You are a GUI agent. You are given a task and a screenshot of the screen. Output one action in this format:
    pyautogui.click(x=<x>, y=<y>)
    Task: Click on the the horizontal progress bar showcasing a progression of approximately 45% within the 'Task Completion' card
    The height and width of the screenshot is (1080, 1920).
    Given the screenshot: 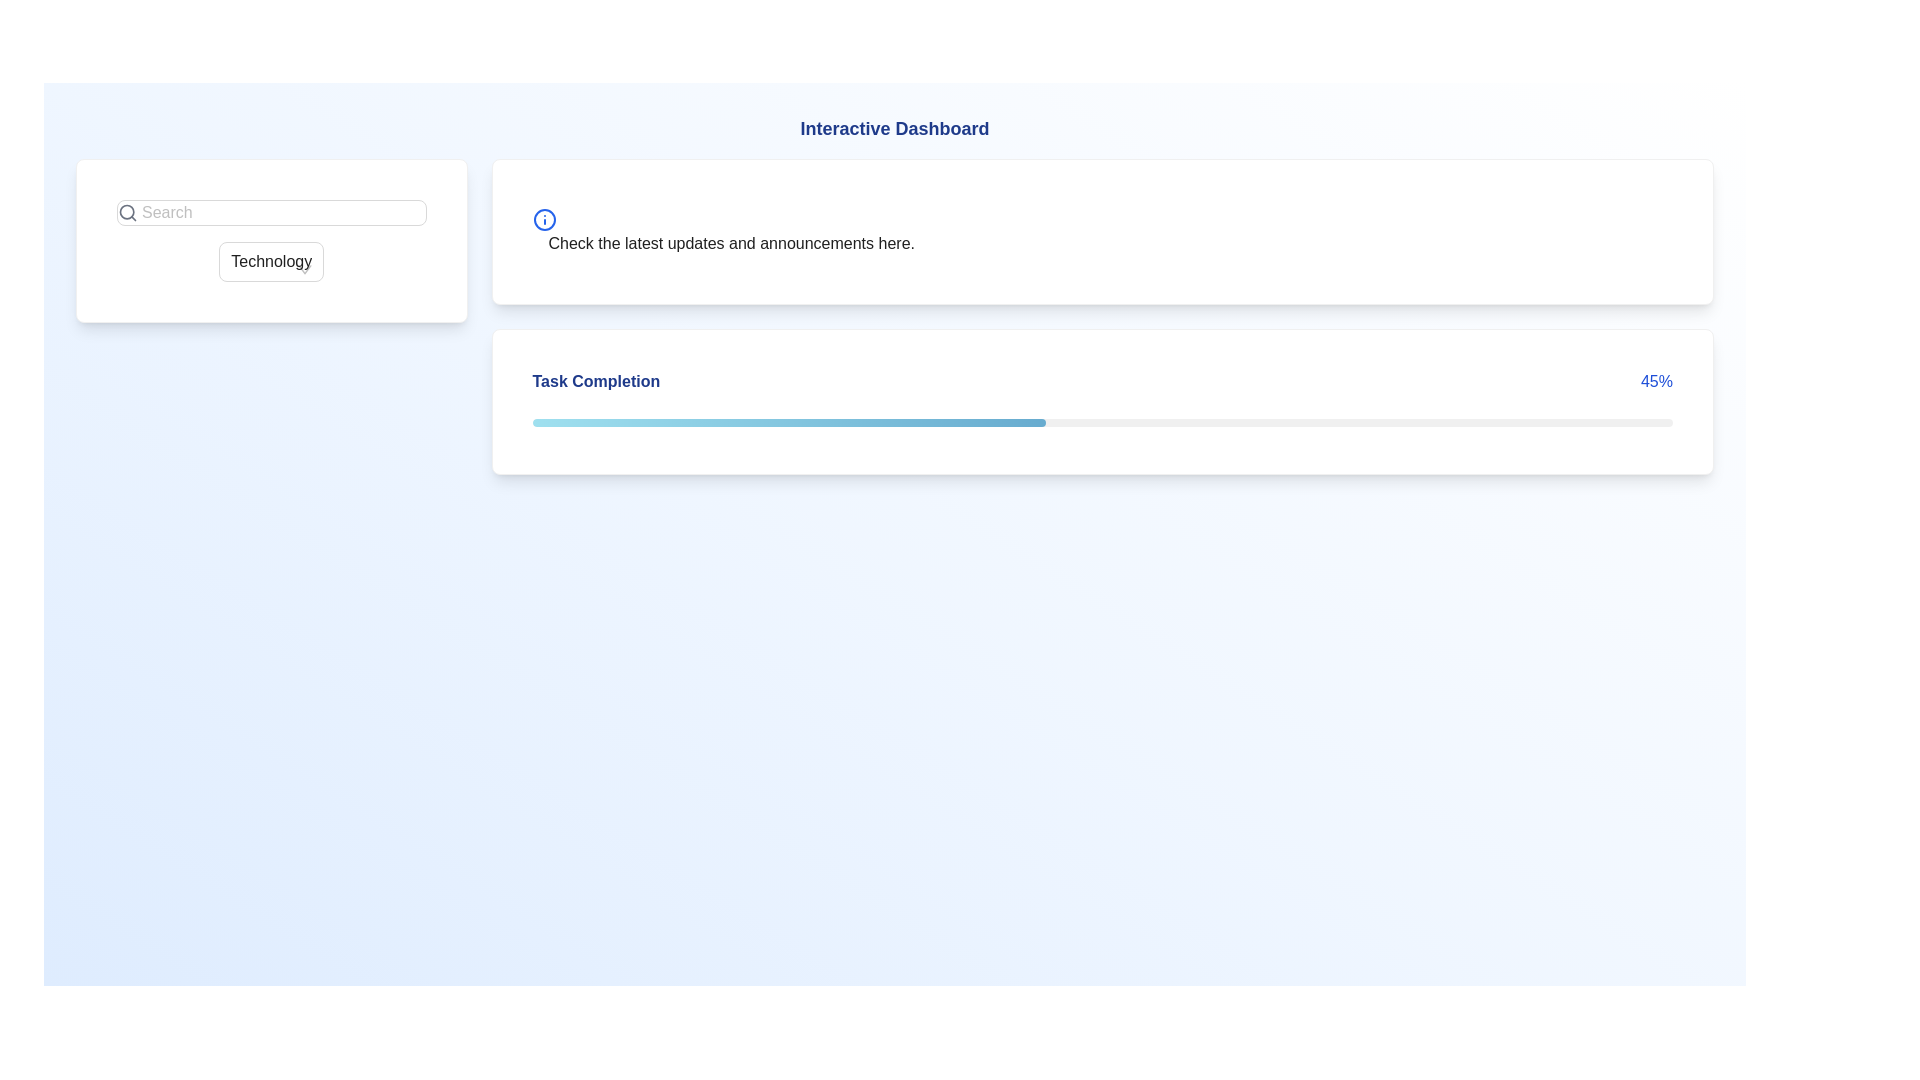 What is the action you would take?
    pyautogui.click(x=1101, y=422)
    